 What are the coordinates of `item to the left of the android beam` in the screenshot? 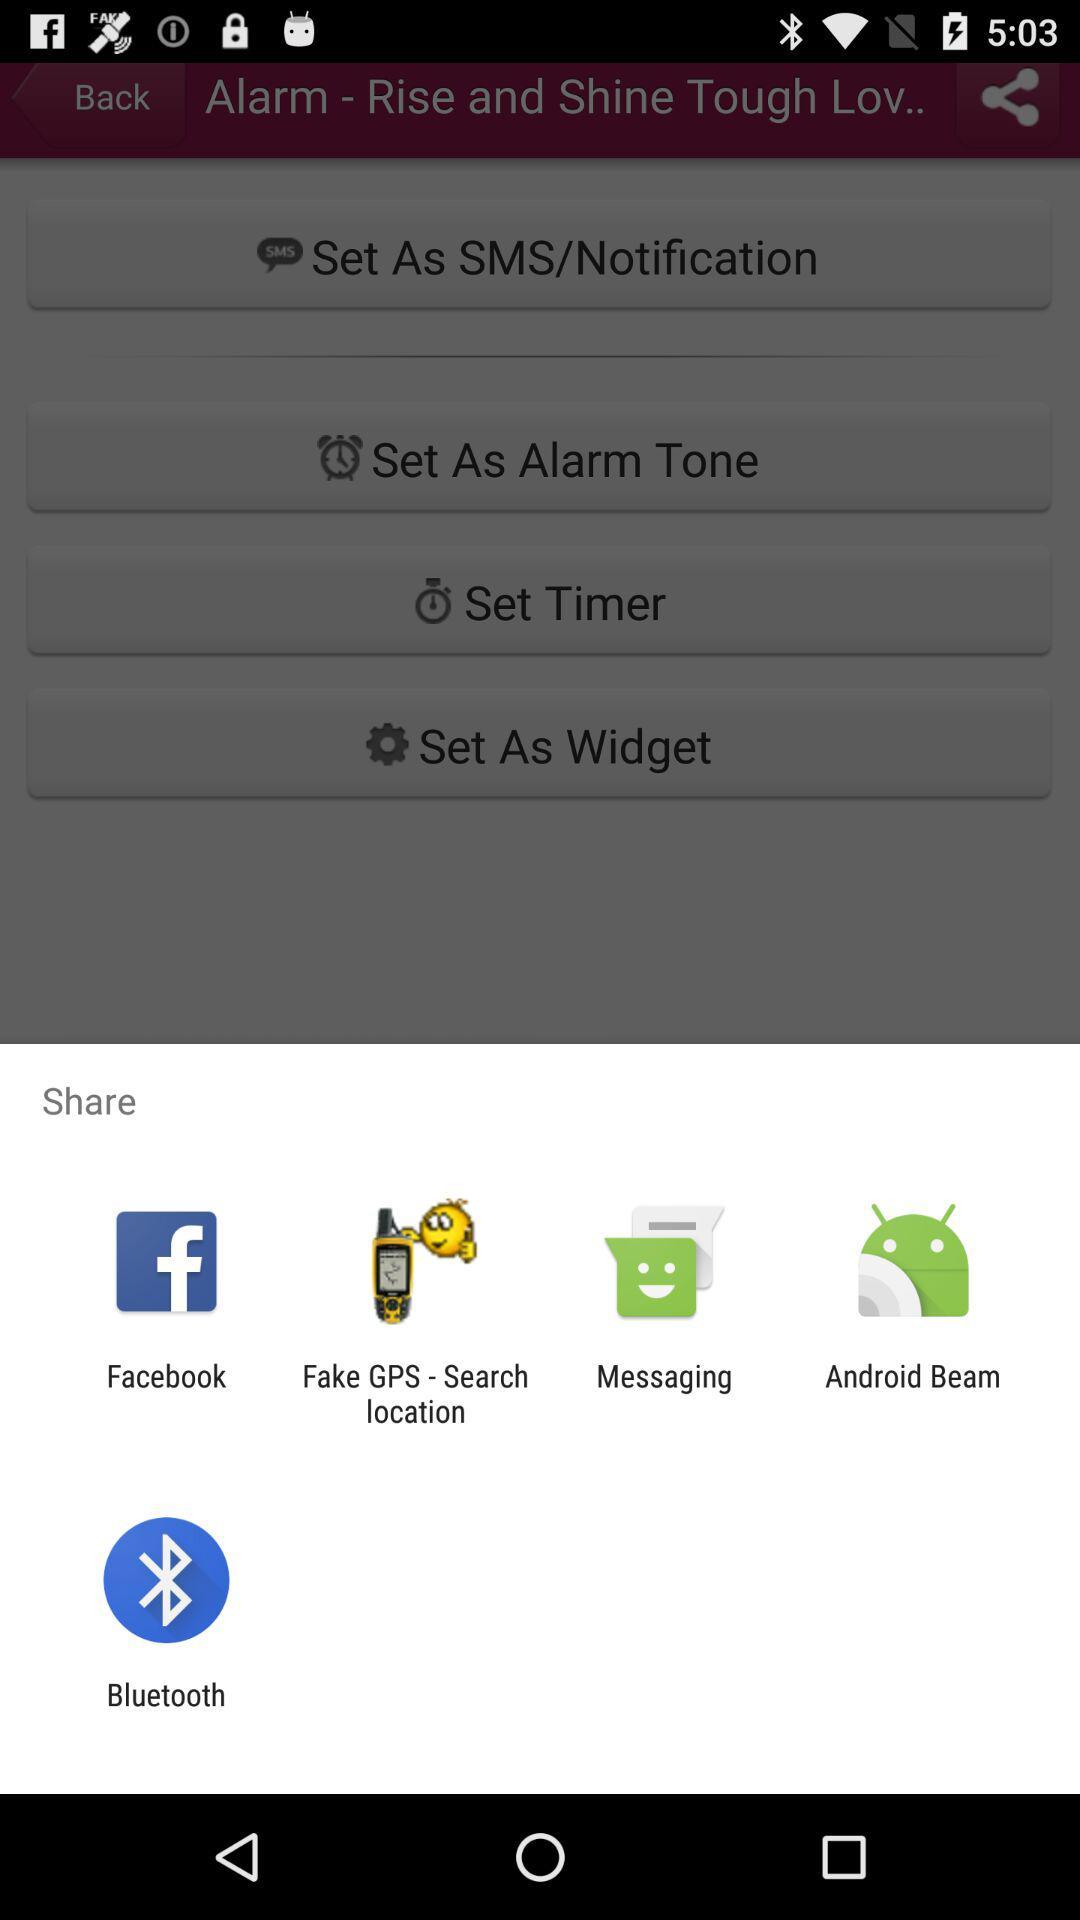 It's located at (664, 1392).